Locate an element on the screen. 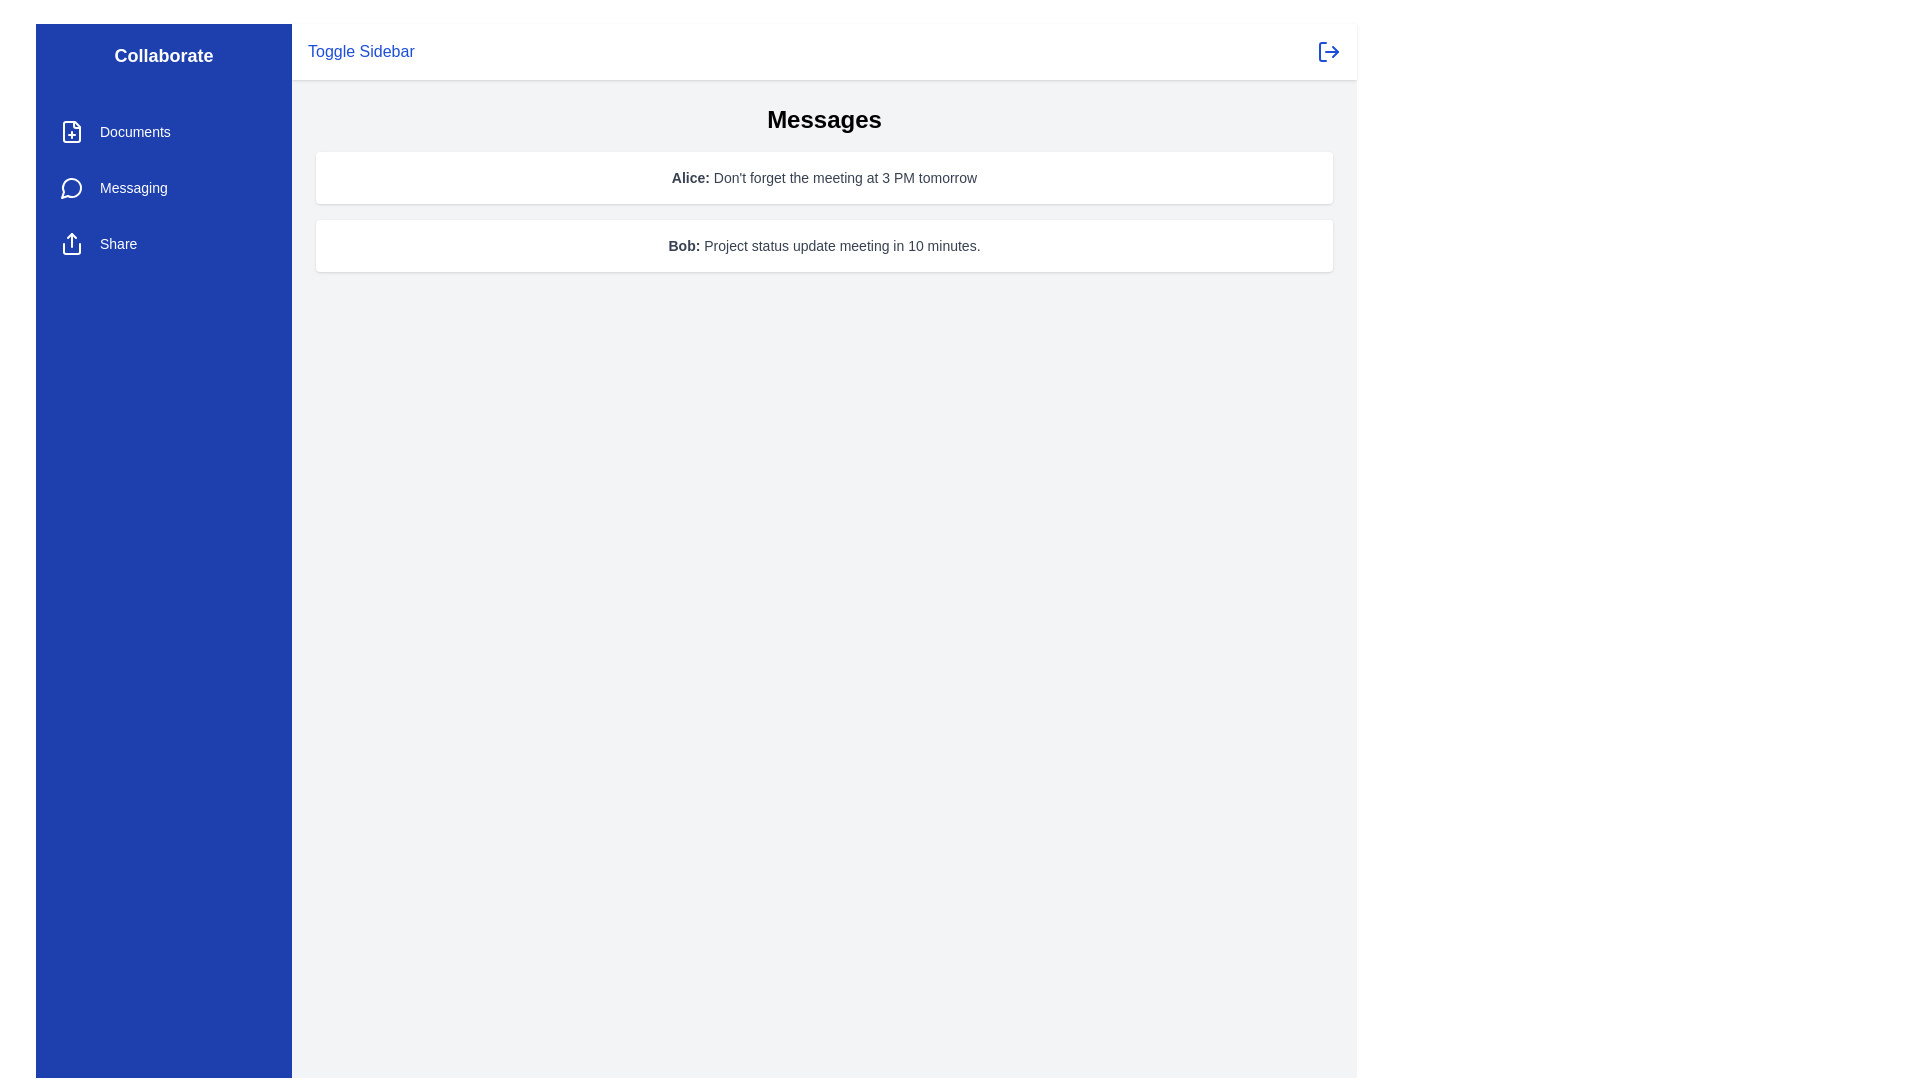 This screenshot has height=1080, width=1920. the 'Messages' header text element which is centered, bold, and large, styled as a heading is located at coordinates (824, 119).